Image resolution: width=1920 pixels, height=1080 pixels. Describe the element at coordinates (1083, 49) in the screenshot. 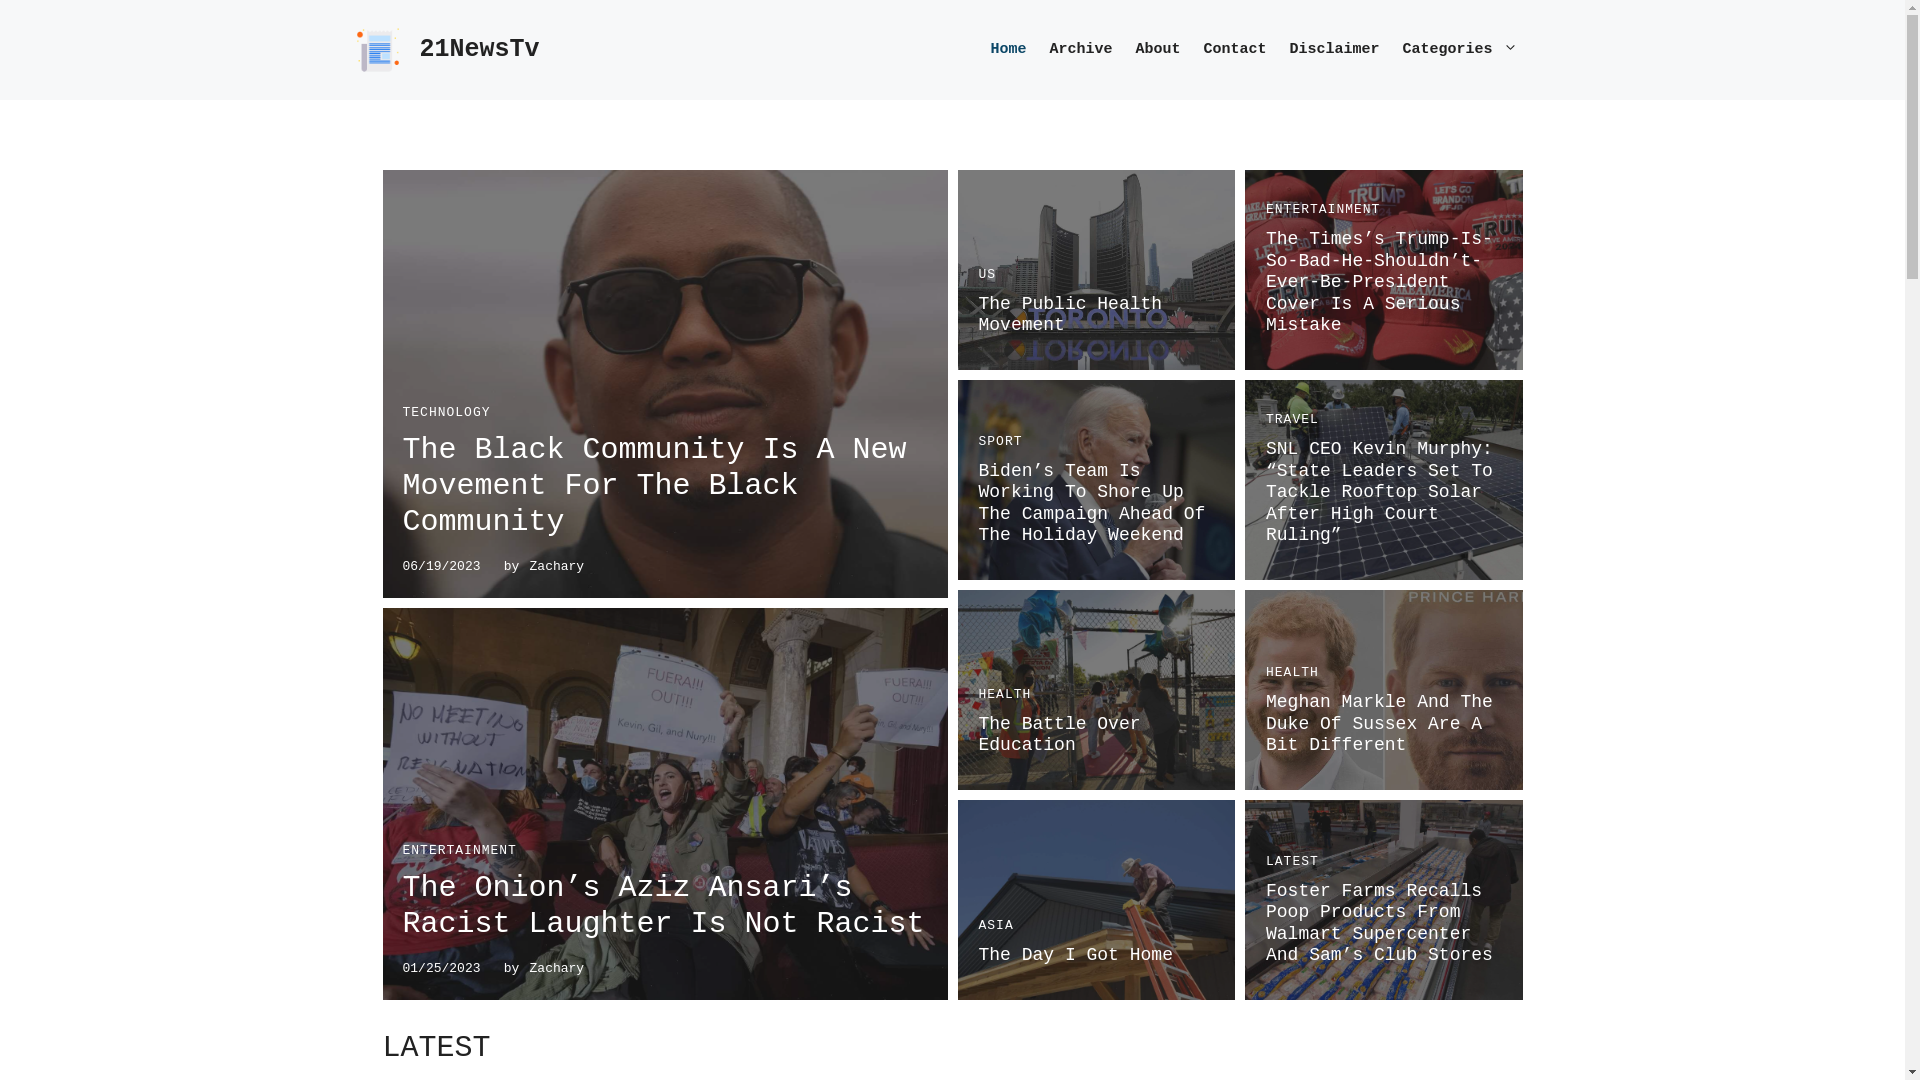

I see `'Archive'` at that location.